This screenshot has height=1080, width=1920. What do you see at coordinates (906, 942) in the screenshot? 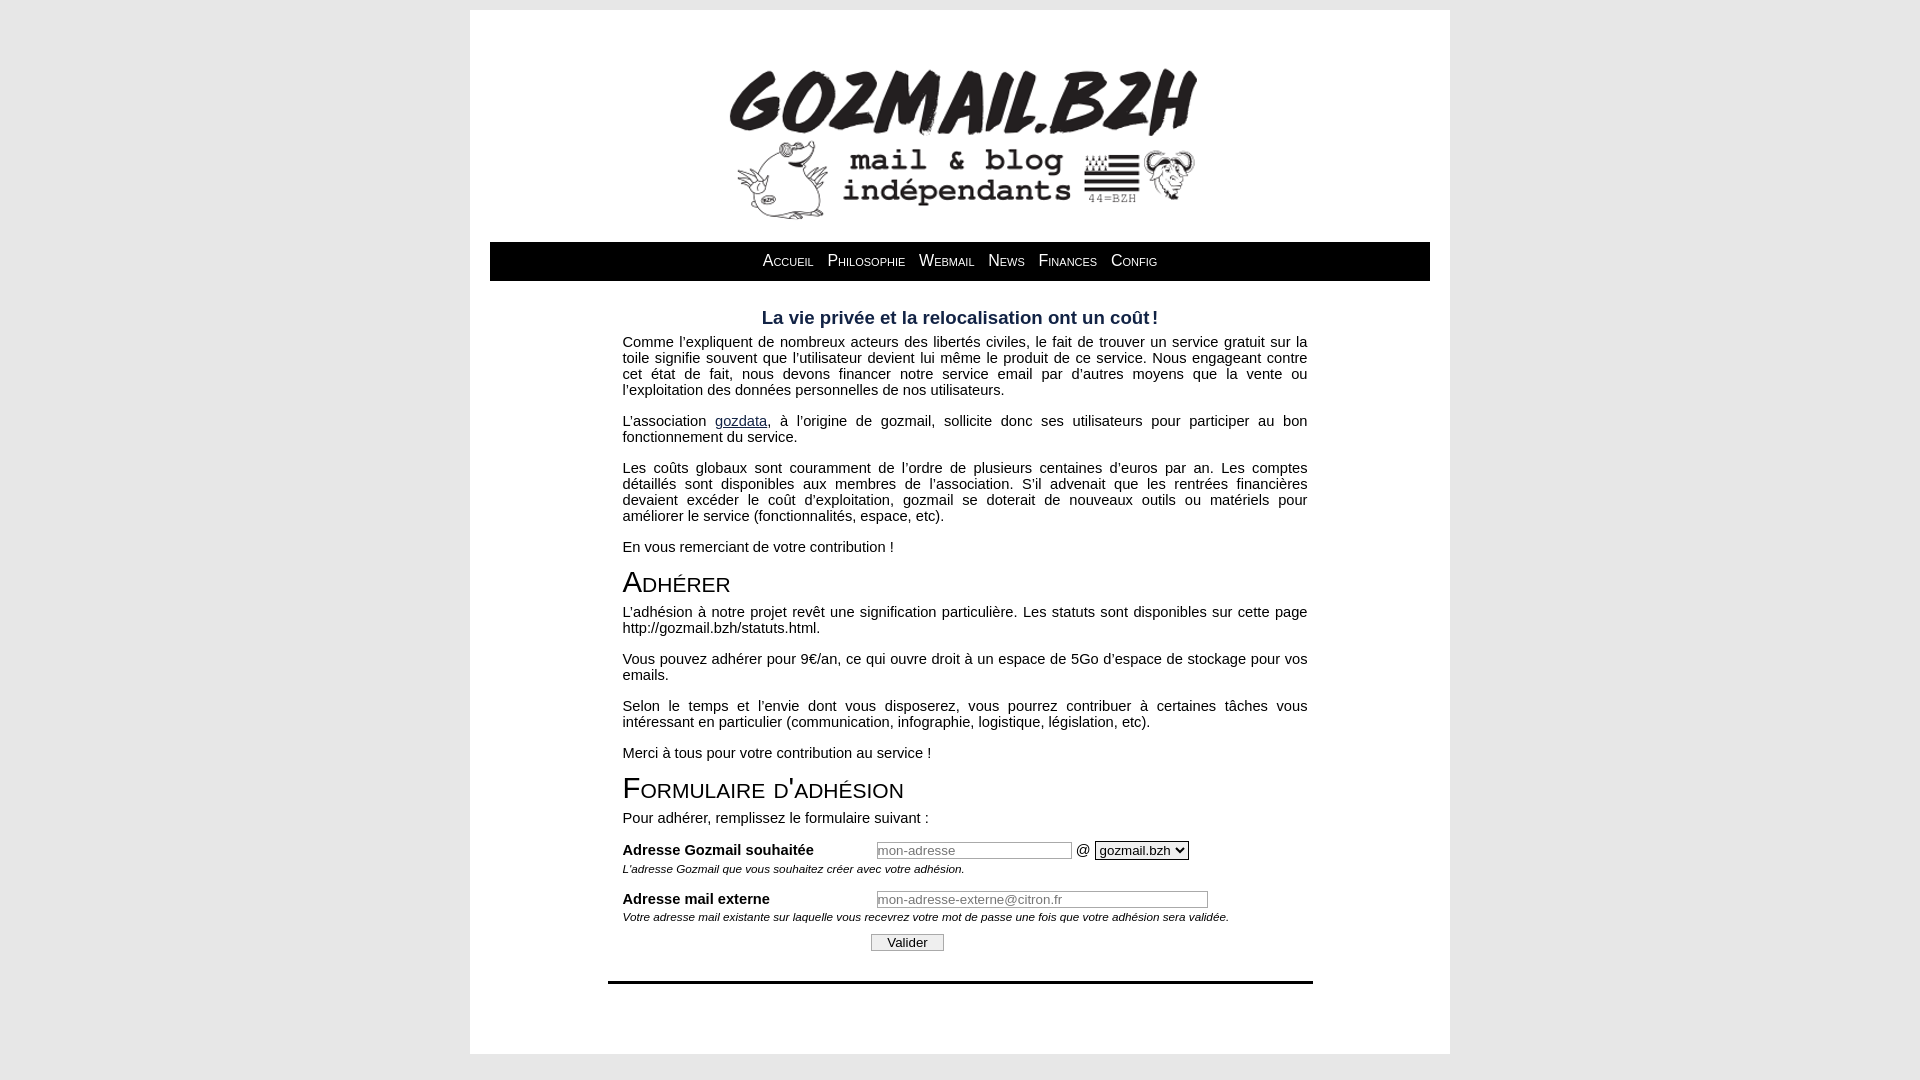
I see `'    Valider    '` at bounding box center [906, 942].